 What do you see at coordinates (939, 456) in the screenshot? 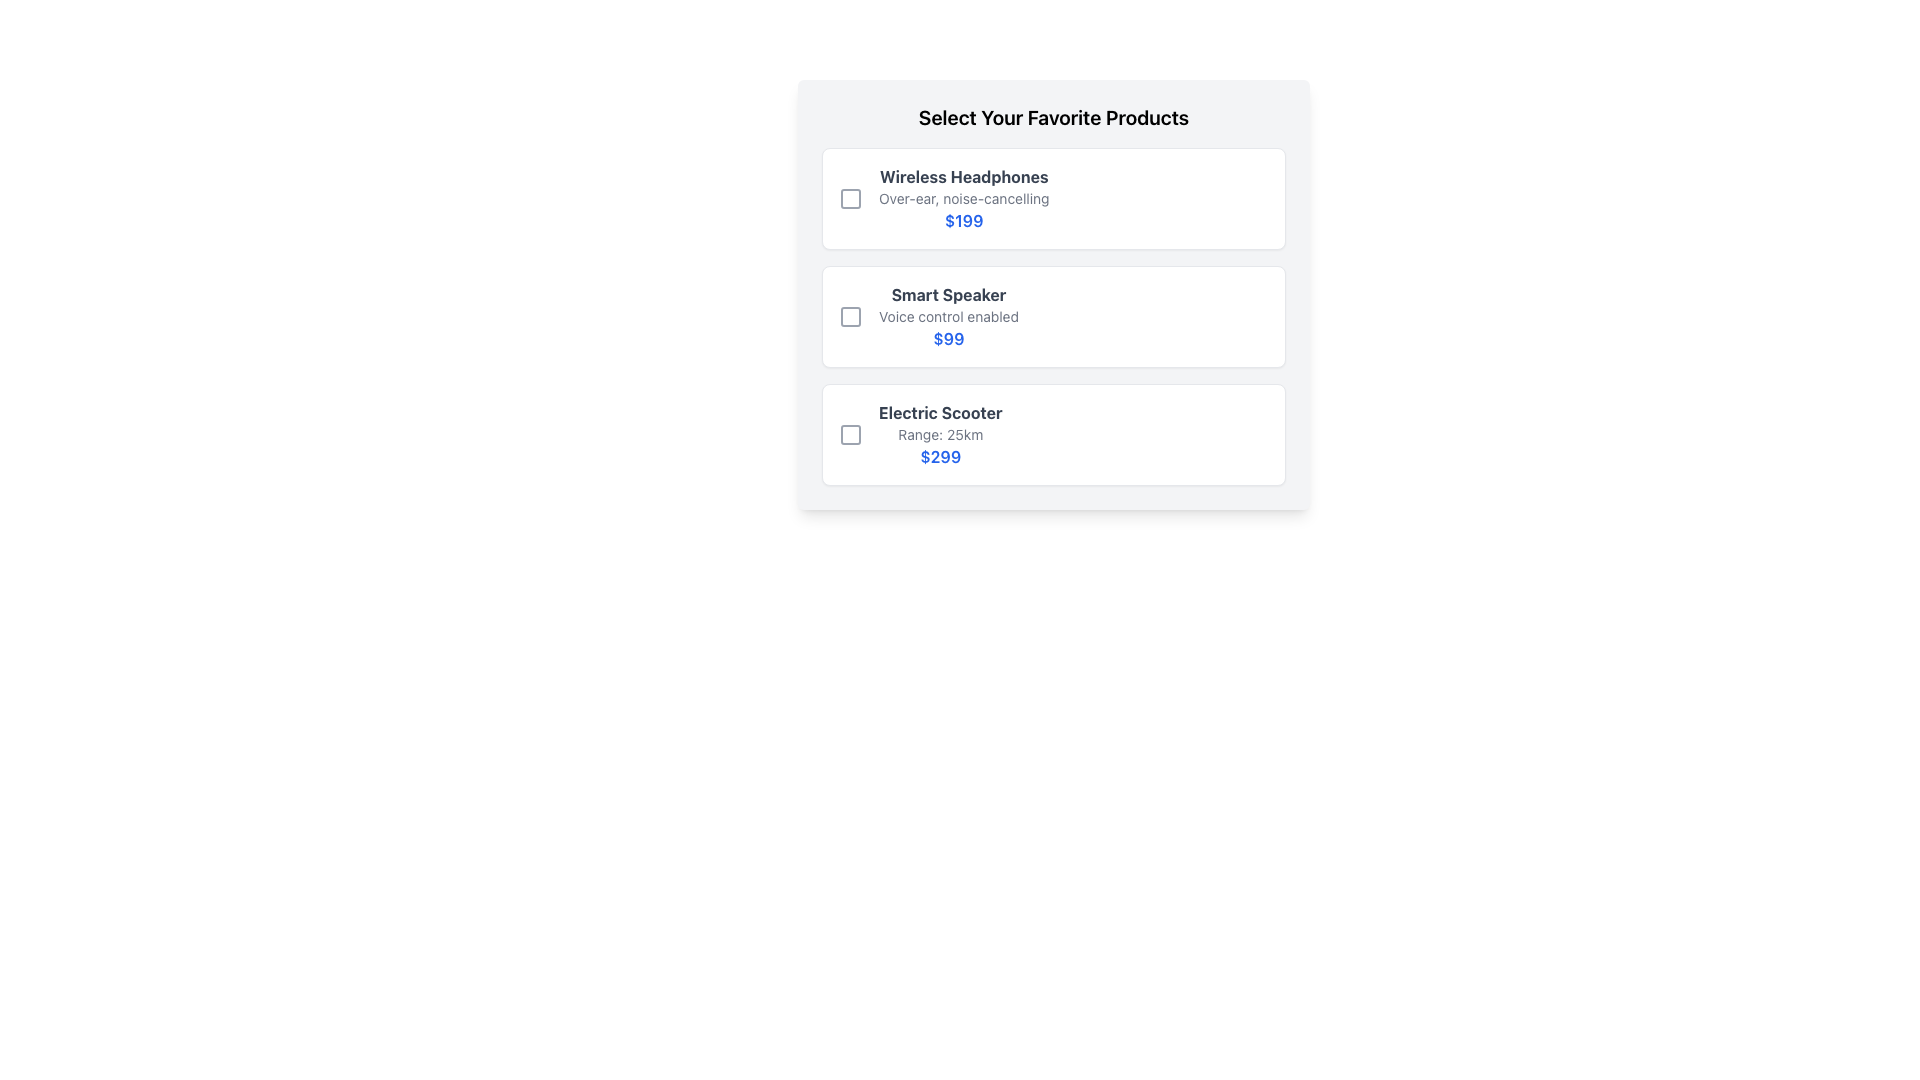
I see `price value displayed in the text label for the Electric Scooter product option, which is positioned below the 'Range: 25km' text and aligned to the right` at bounding box center [939, 456].